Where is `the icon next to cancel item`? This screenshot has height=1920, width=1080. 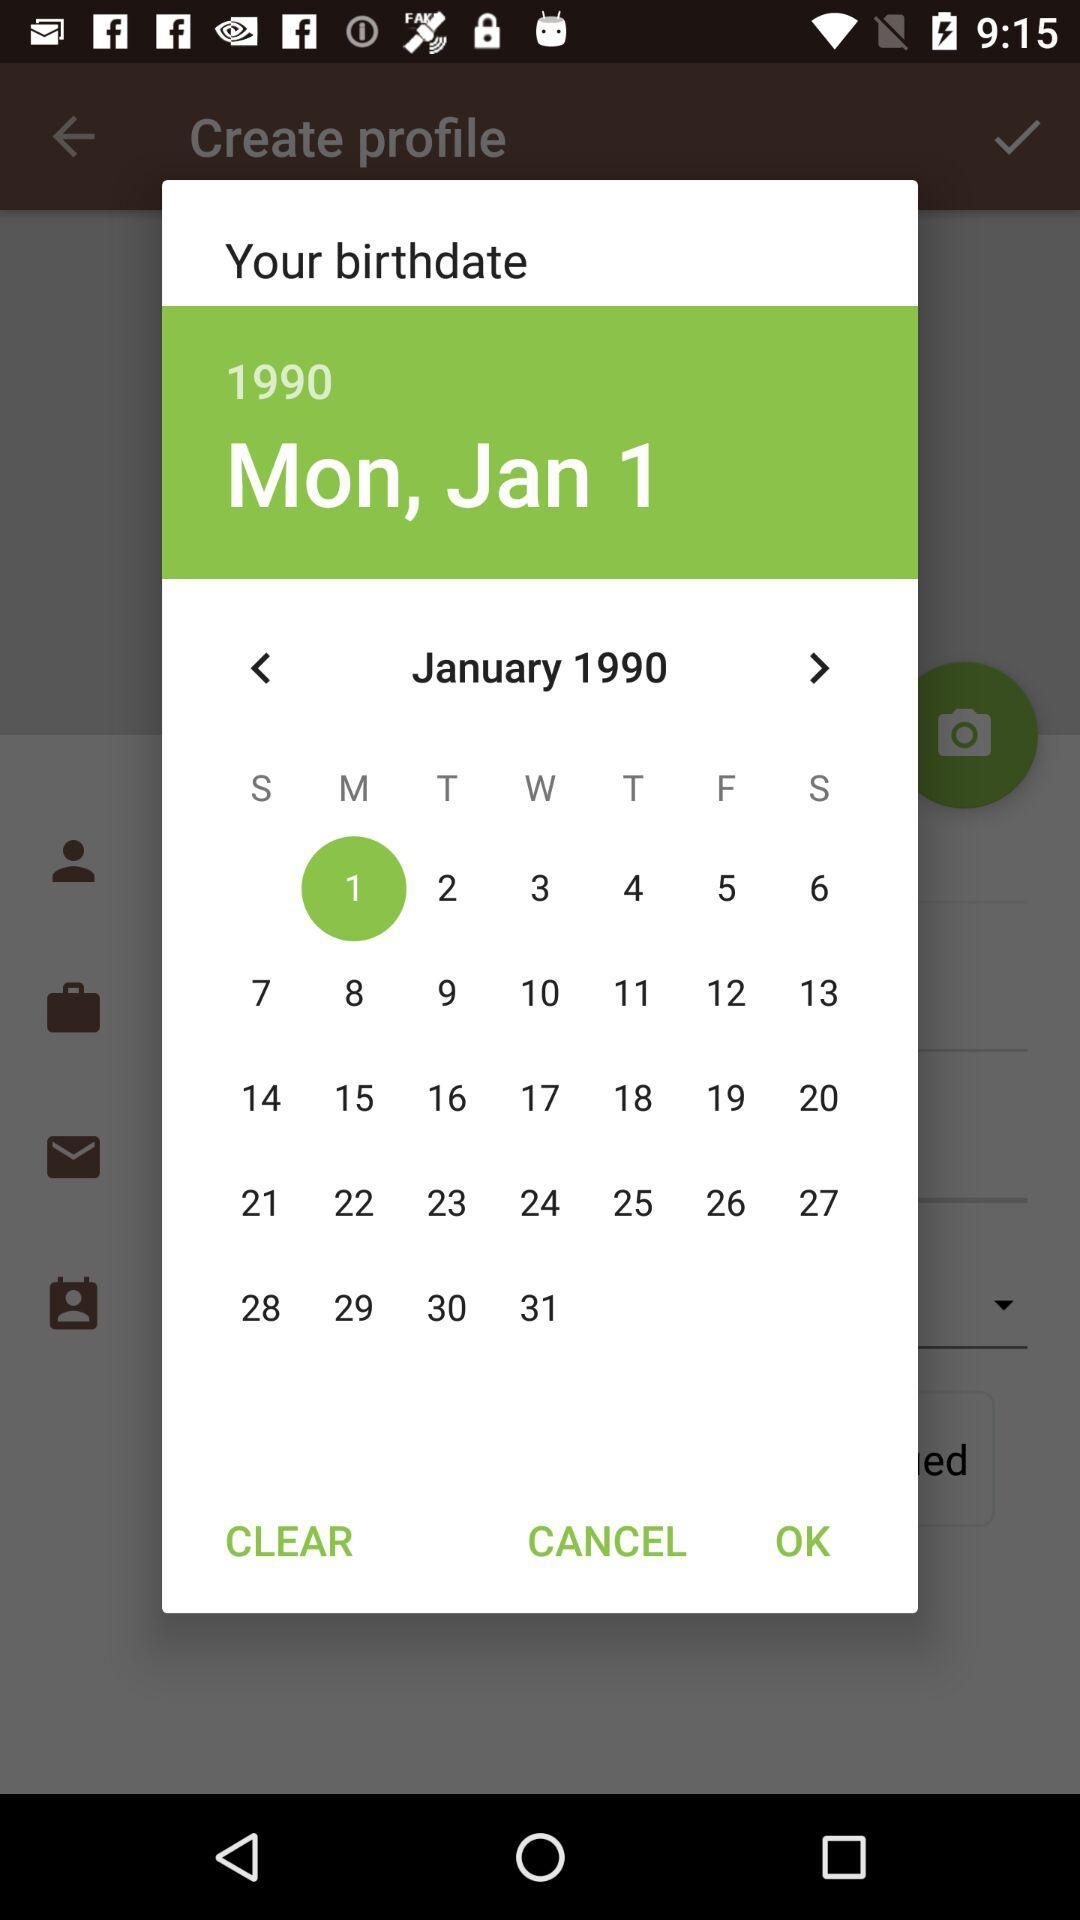 the icon next to cancel item is located at coordinates (801, 1538).